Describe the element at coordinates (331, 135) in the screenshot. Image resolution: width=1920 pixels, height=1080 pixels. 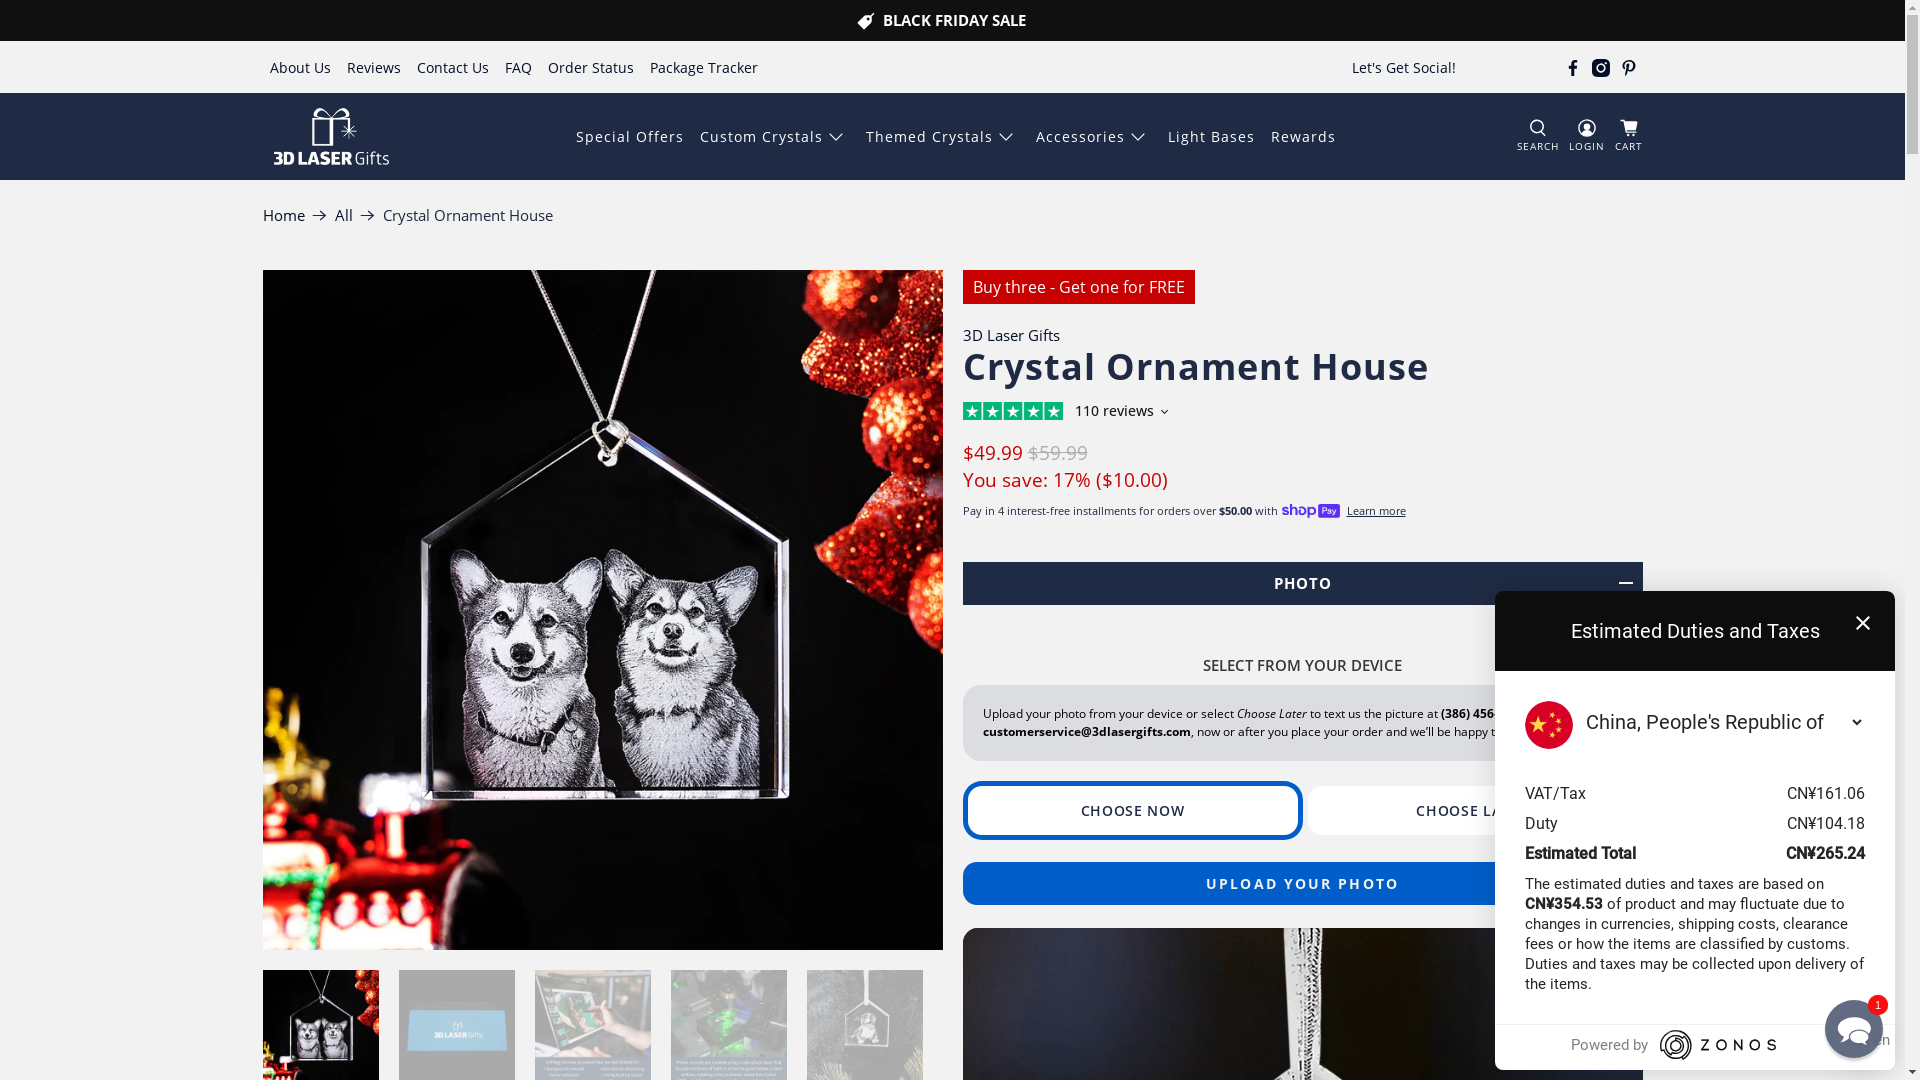
I see `'3D Laser Gifts'` at that location.